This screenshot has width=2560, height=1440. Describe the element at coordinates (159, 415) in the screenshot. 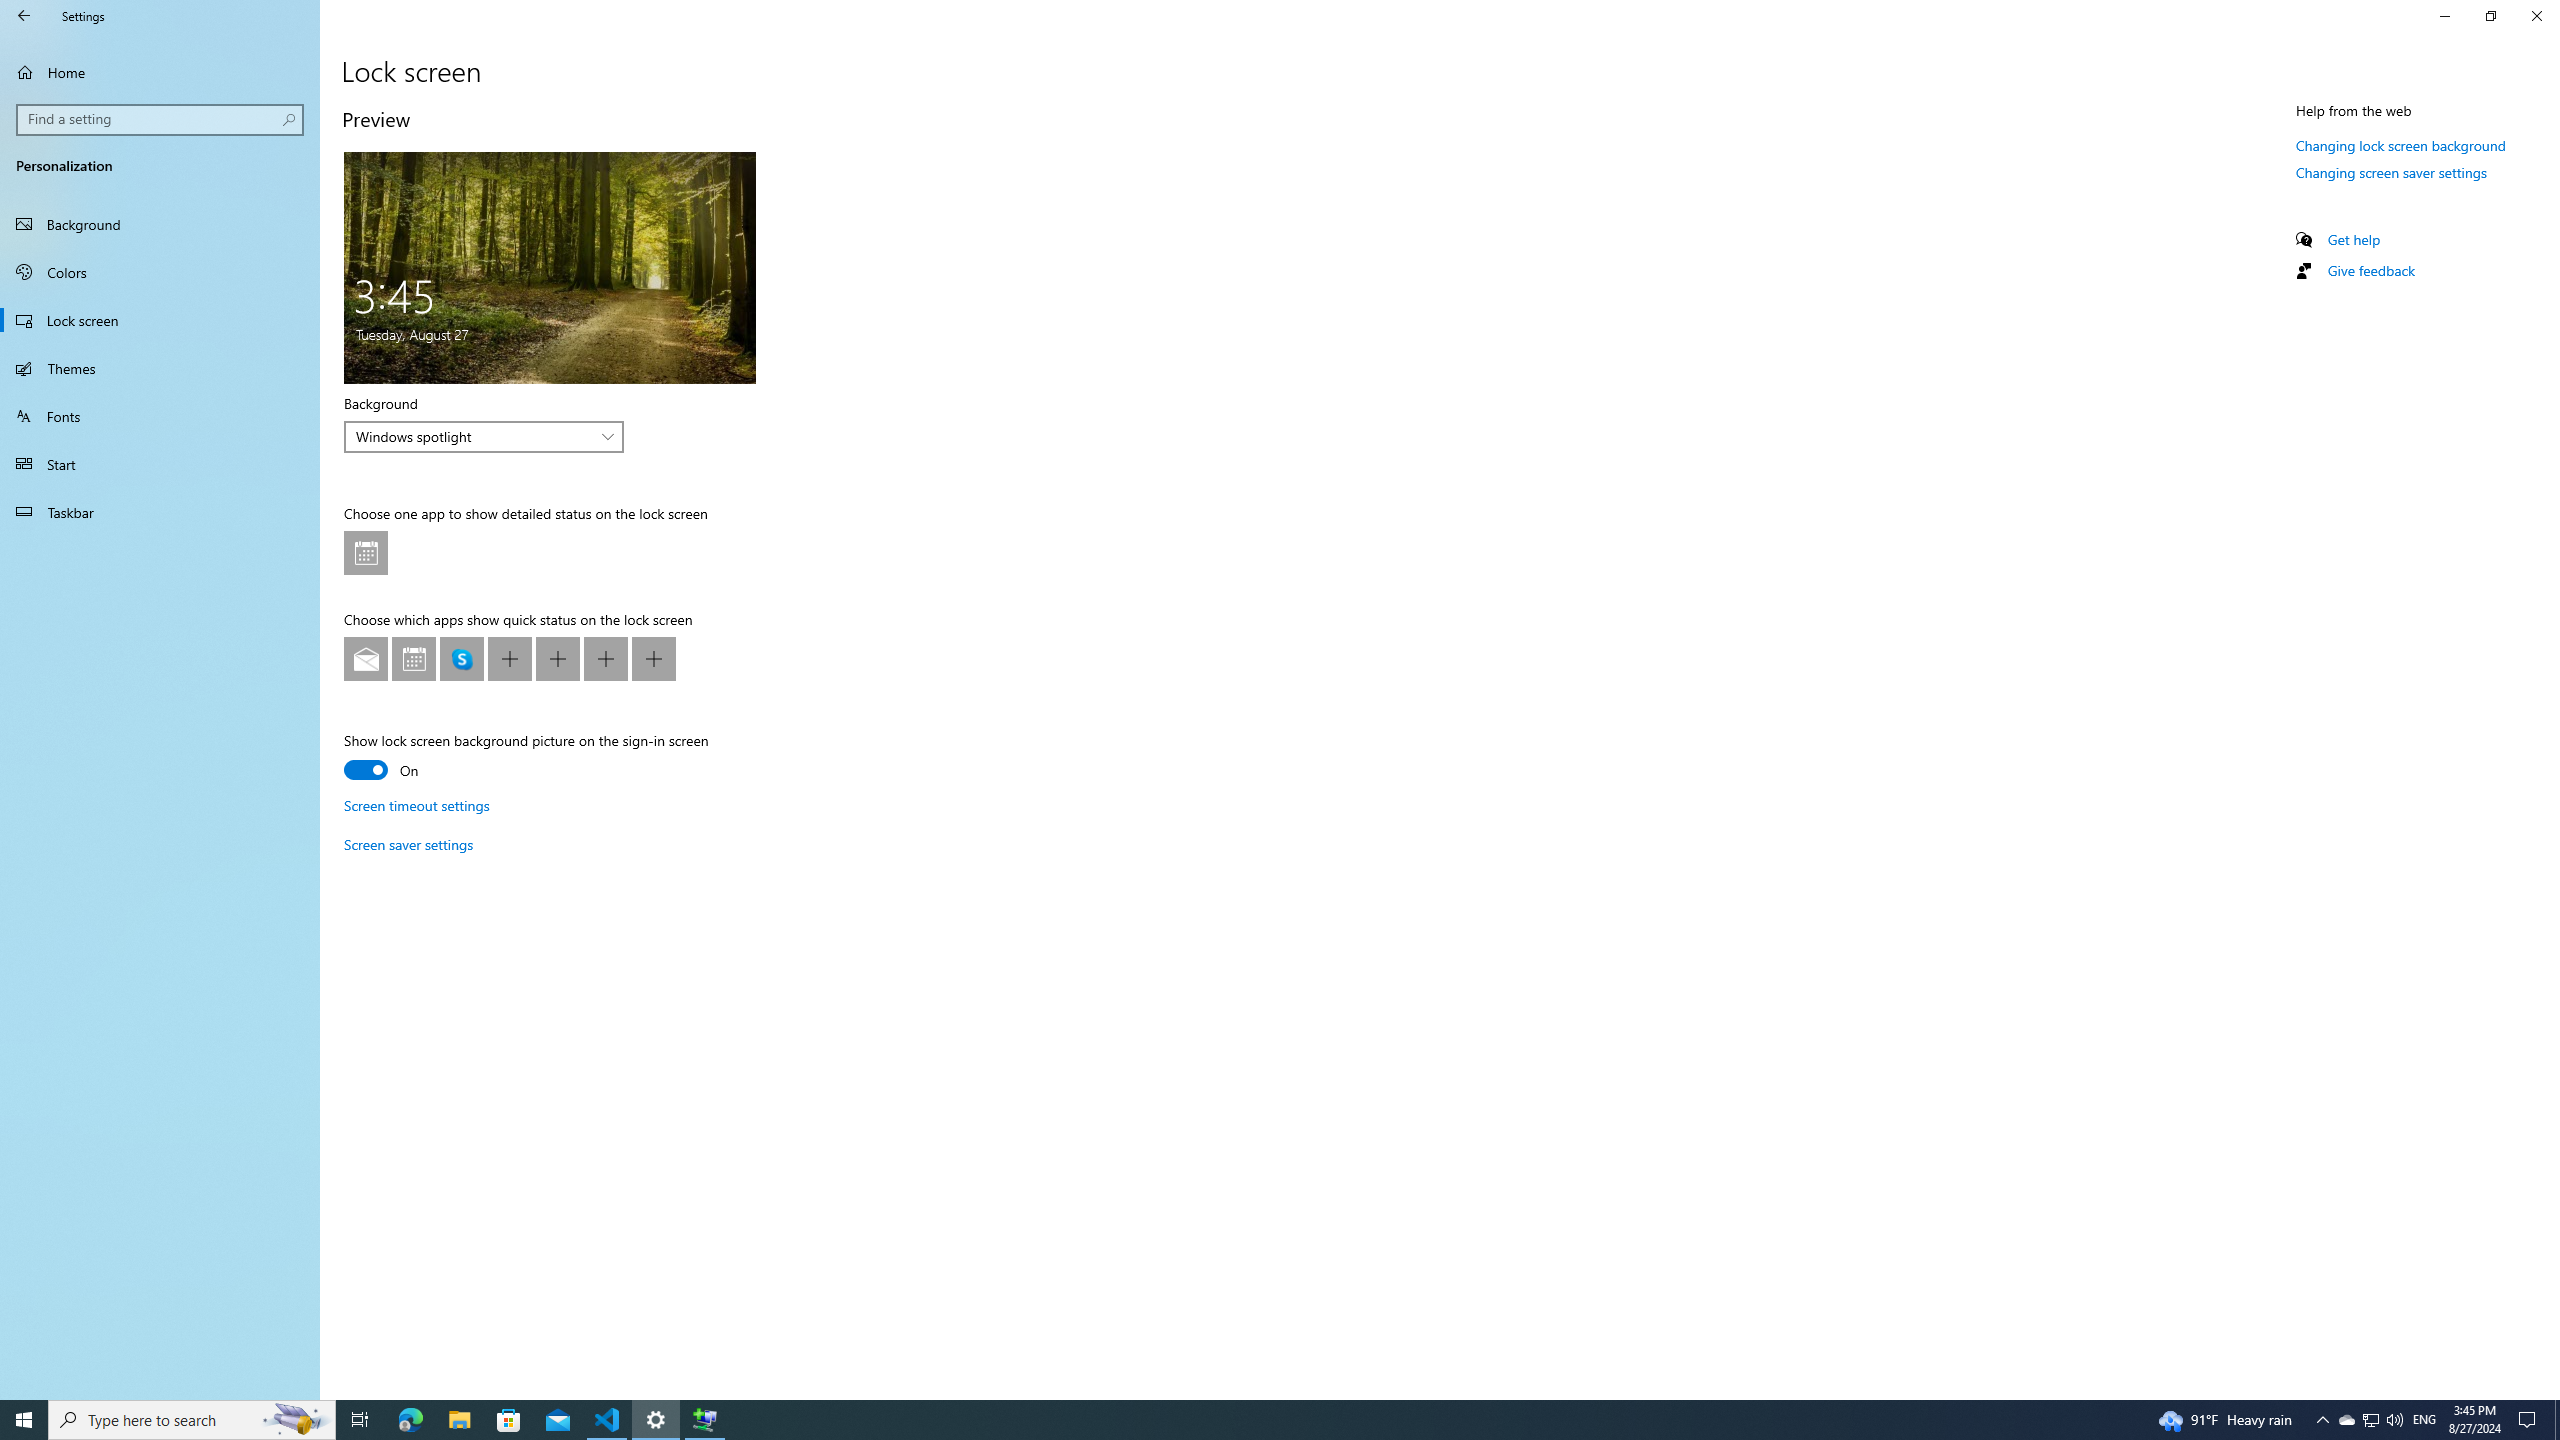

I see `'Fonts'` at that location.